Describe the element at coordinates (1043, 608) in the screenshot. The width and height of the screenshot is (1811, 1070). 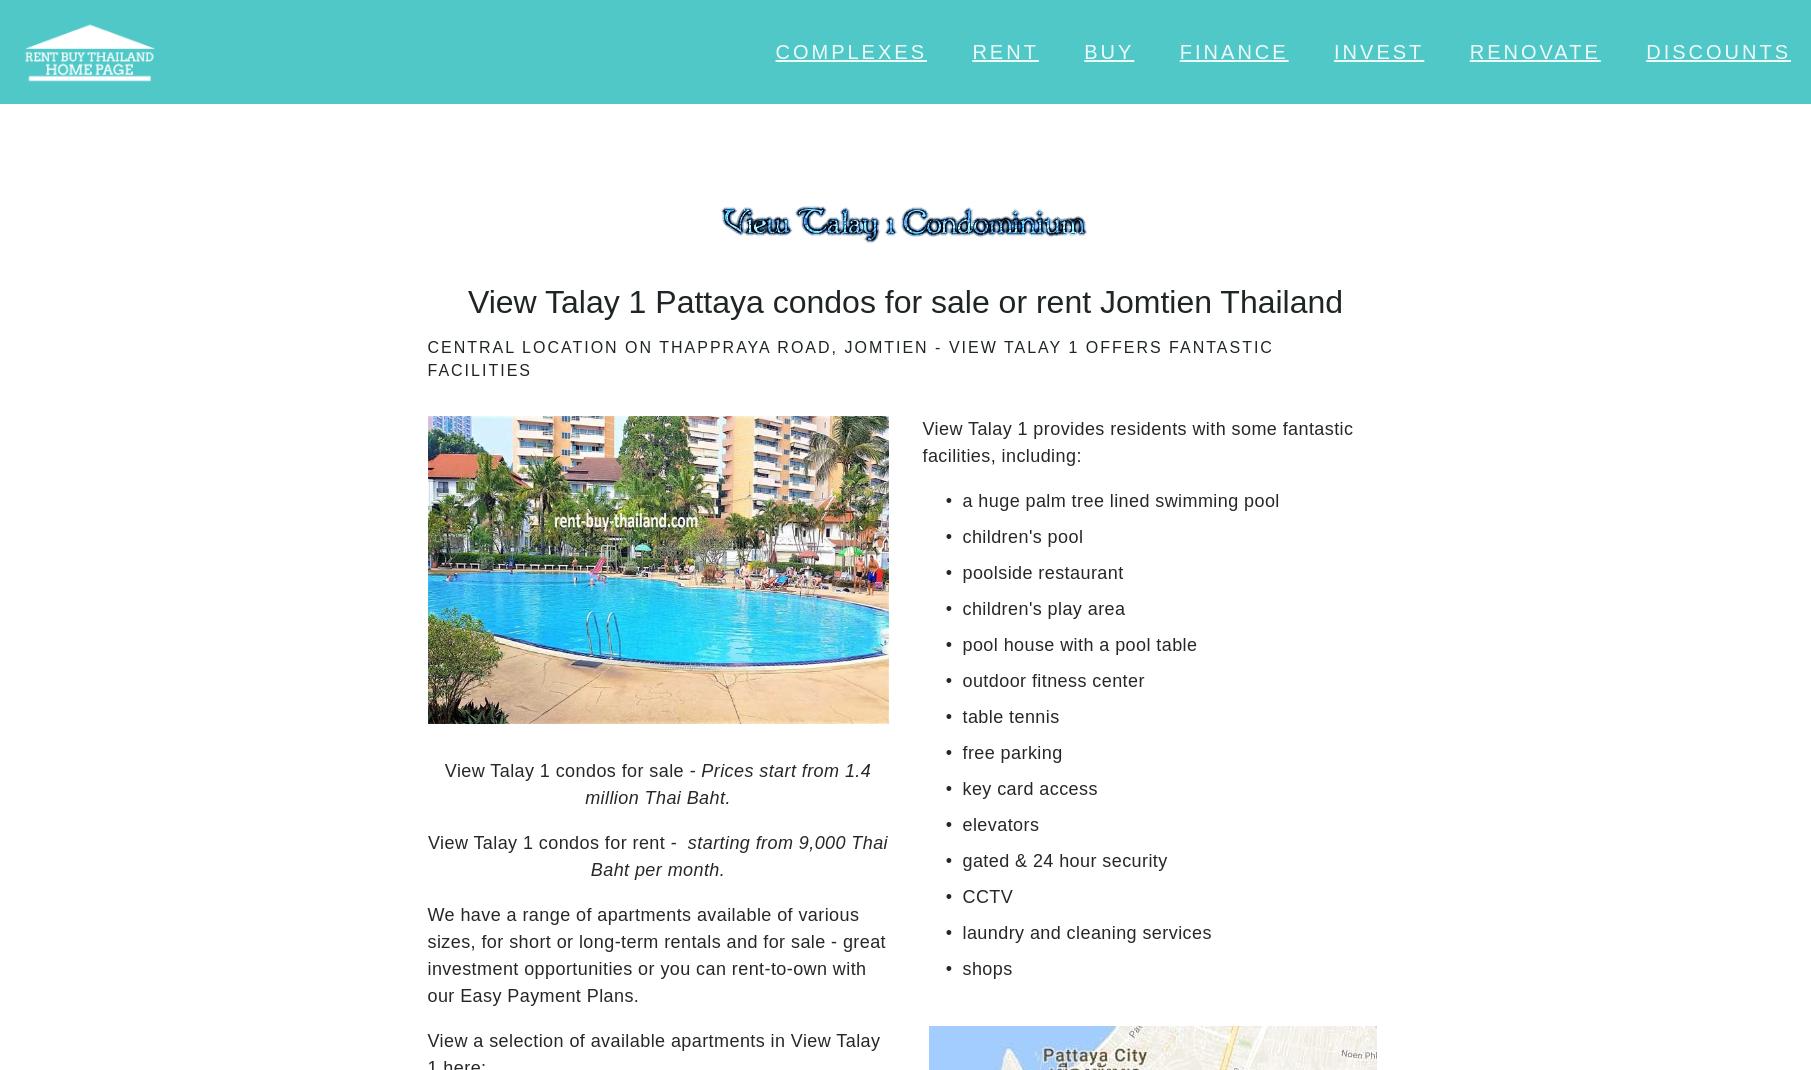
I see `'children's play area'` at that location.